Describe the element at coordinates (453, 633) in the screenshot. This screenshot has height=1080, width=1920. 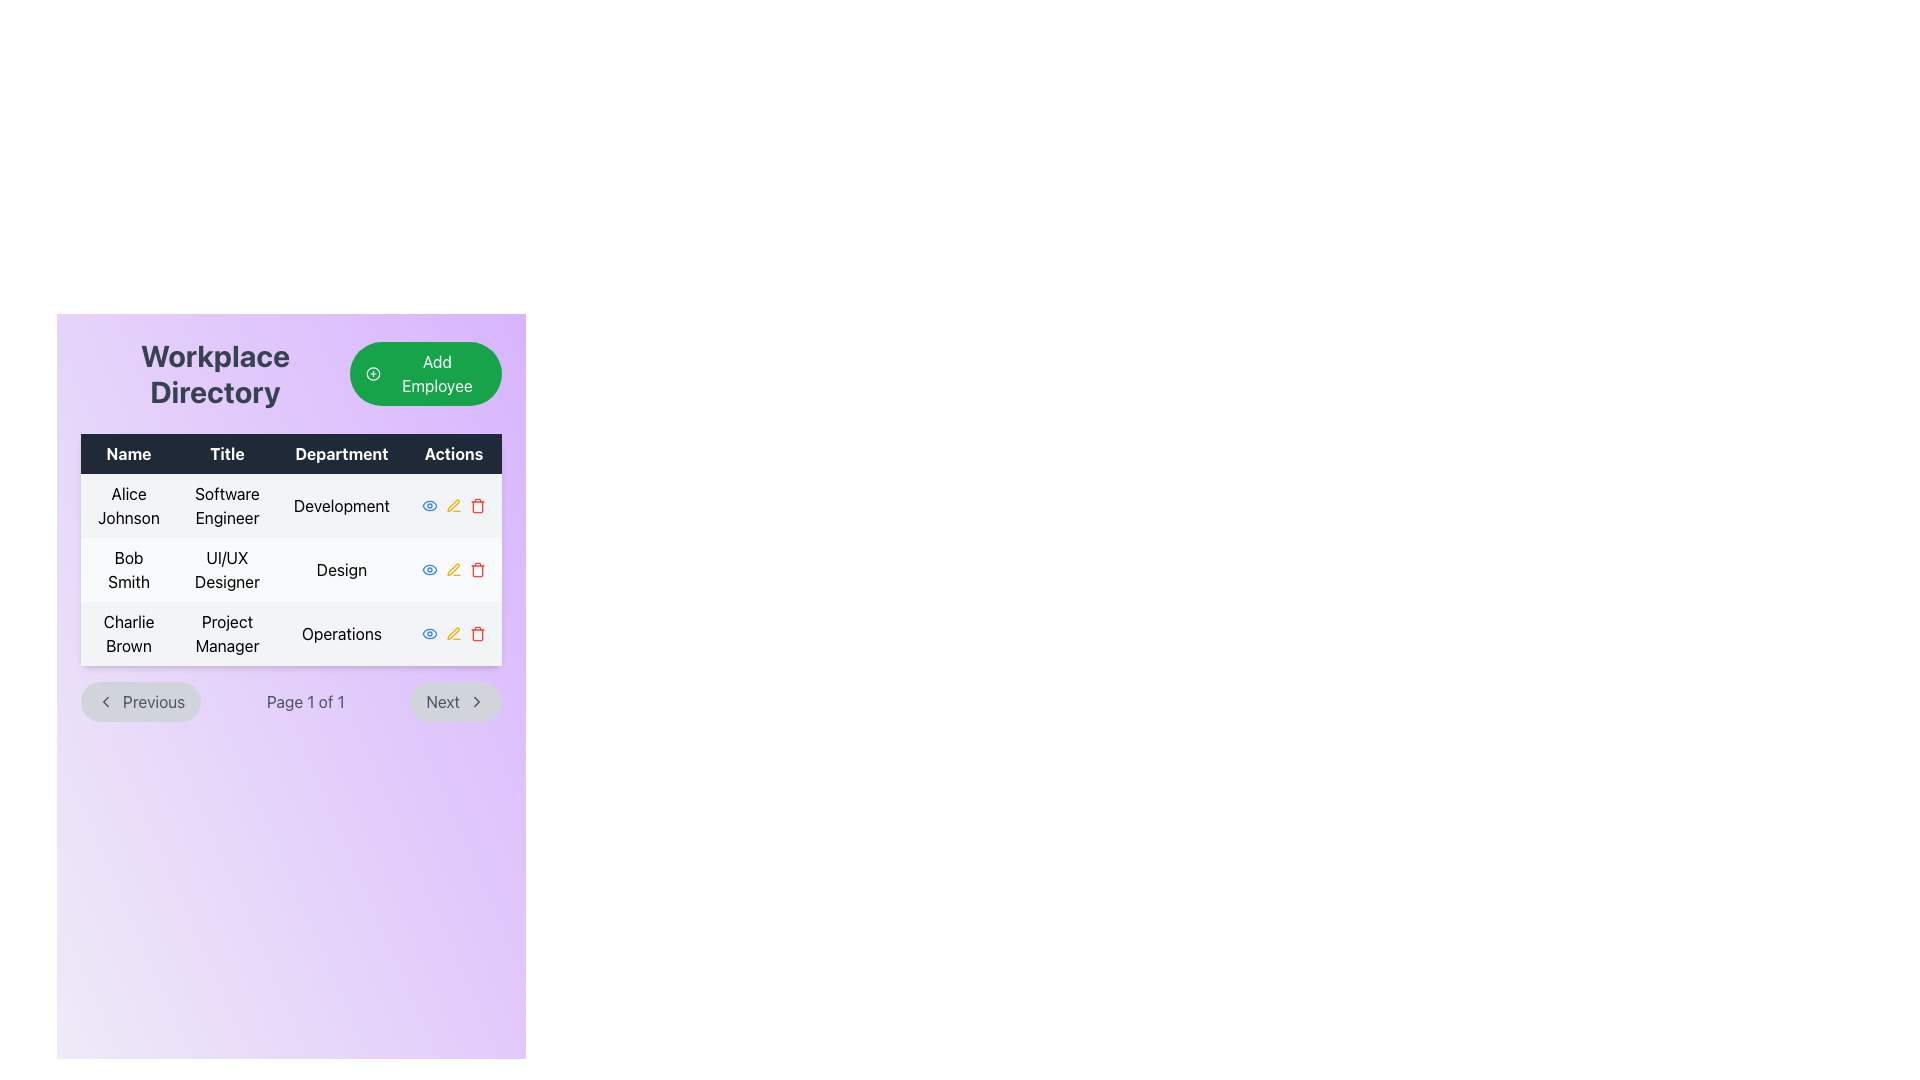
I see `the button in the third row of the table under the 'Actions' column` at that location.